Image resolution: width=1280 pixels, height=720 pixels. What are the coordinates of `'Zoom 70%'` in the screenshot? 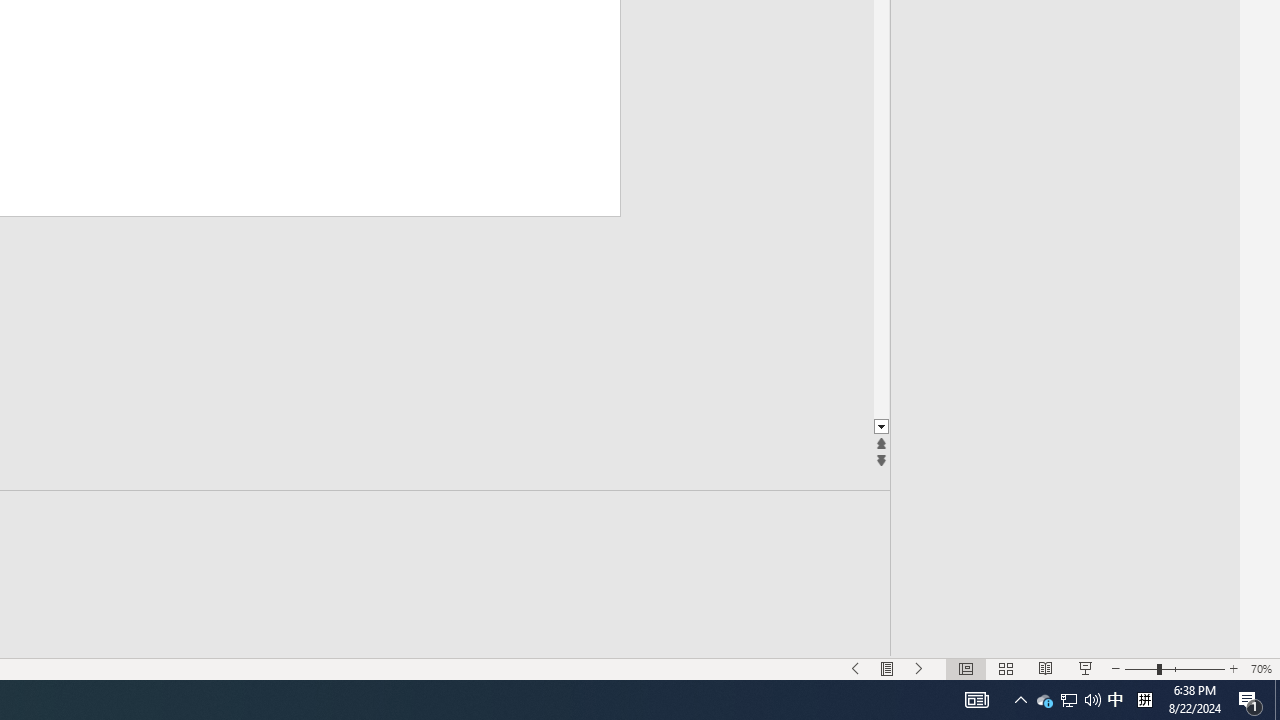 It's located at (1260, 669).